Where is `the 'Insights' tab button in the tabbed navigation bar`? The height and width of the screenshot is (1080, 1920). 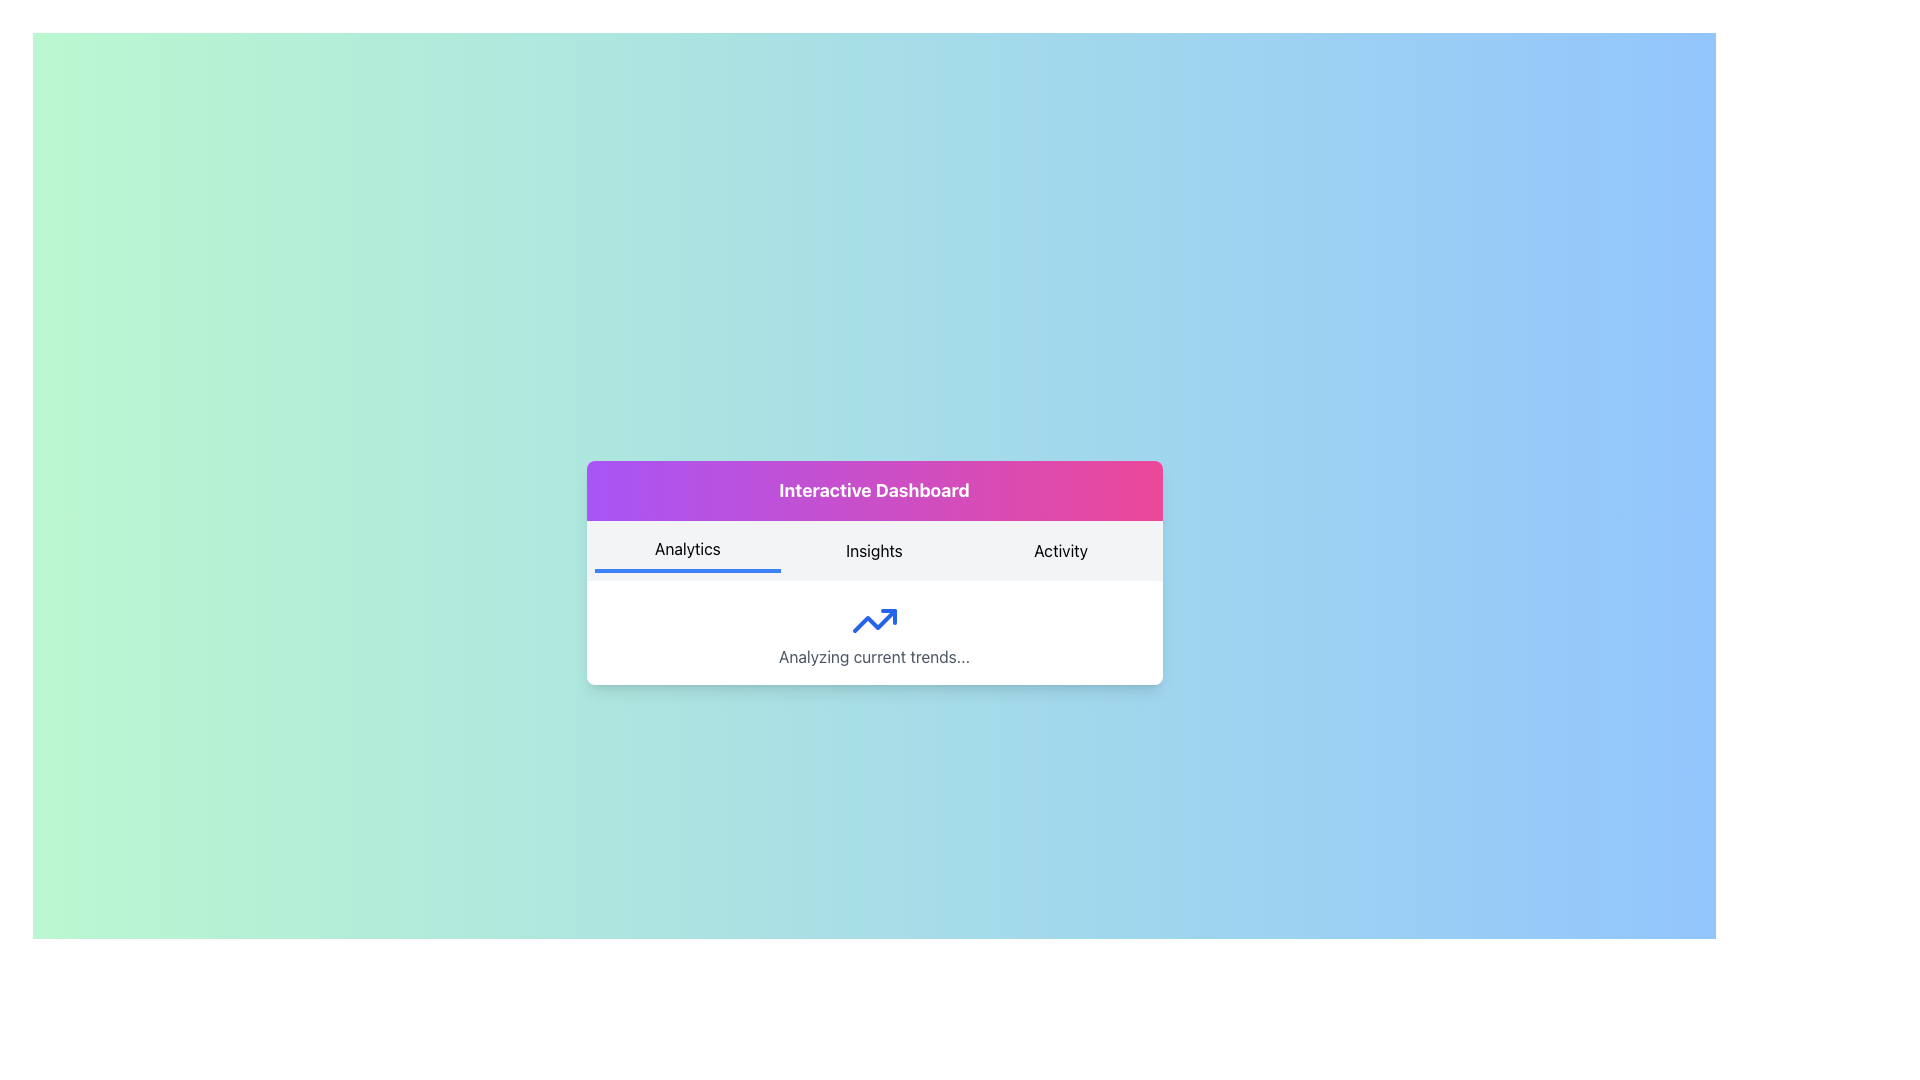 the 'Insights' tab button in the tabbed navigation bar is located at coordinates (874, 573).